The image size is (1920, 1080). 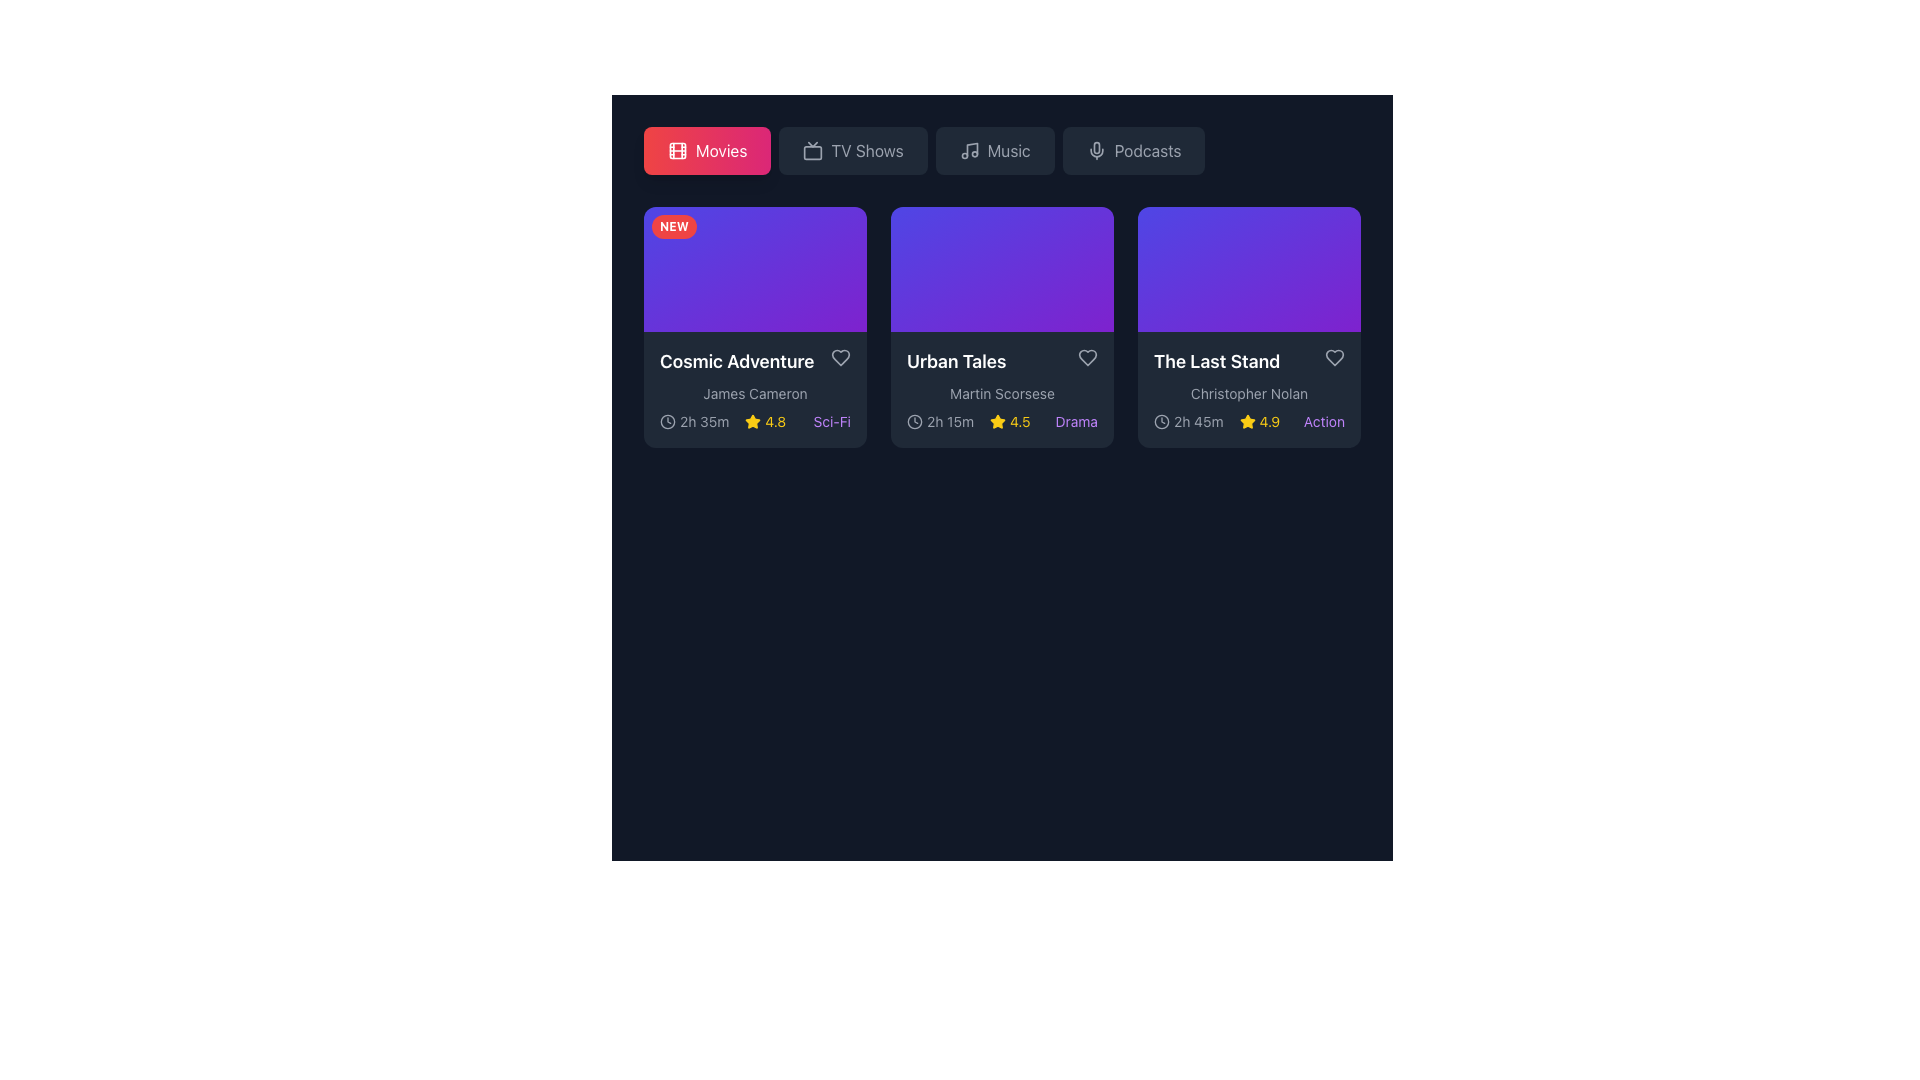 I want to click on the middle card in the three-column layout, so click(x=1002, y=287).